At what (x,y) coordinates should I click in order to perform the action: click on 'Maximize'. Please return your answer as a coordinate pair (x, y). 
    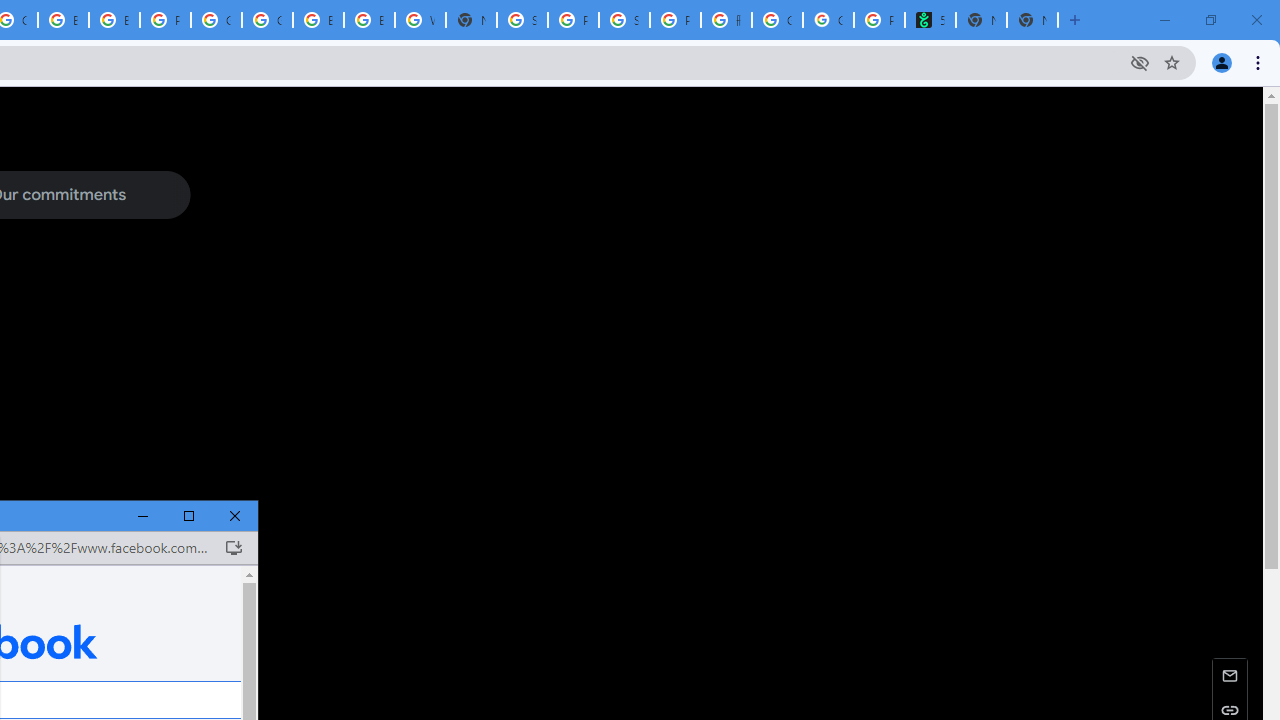
    Looking at the image, I should click on (189, 515).